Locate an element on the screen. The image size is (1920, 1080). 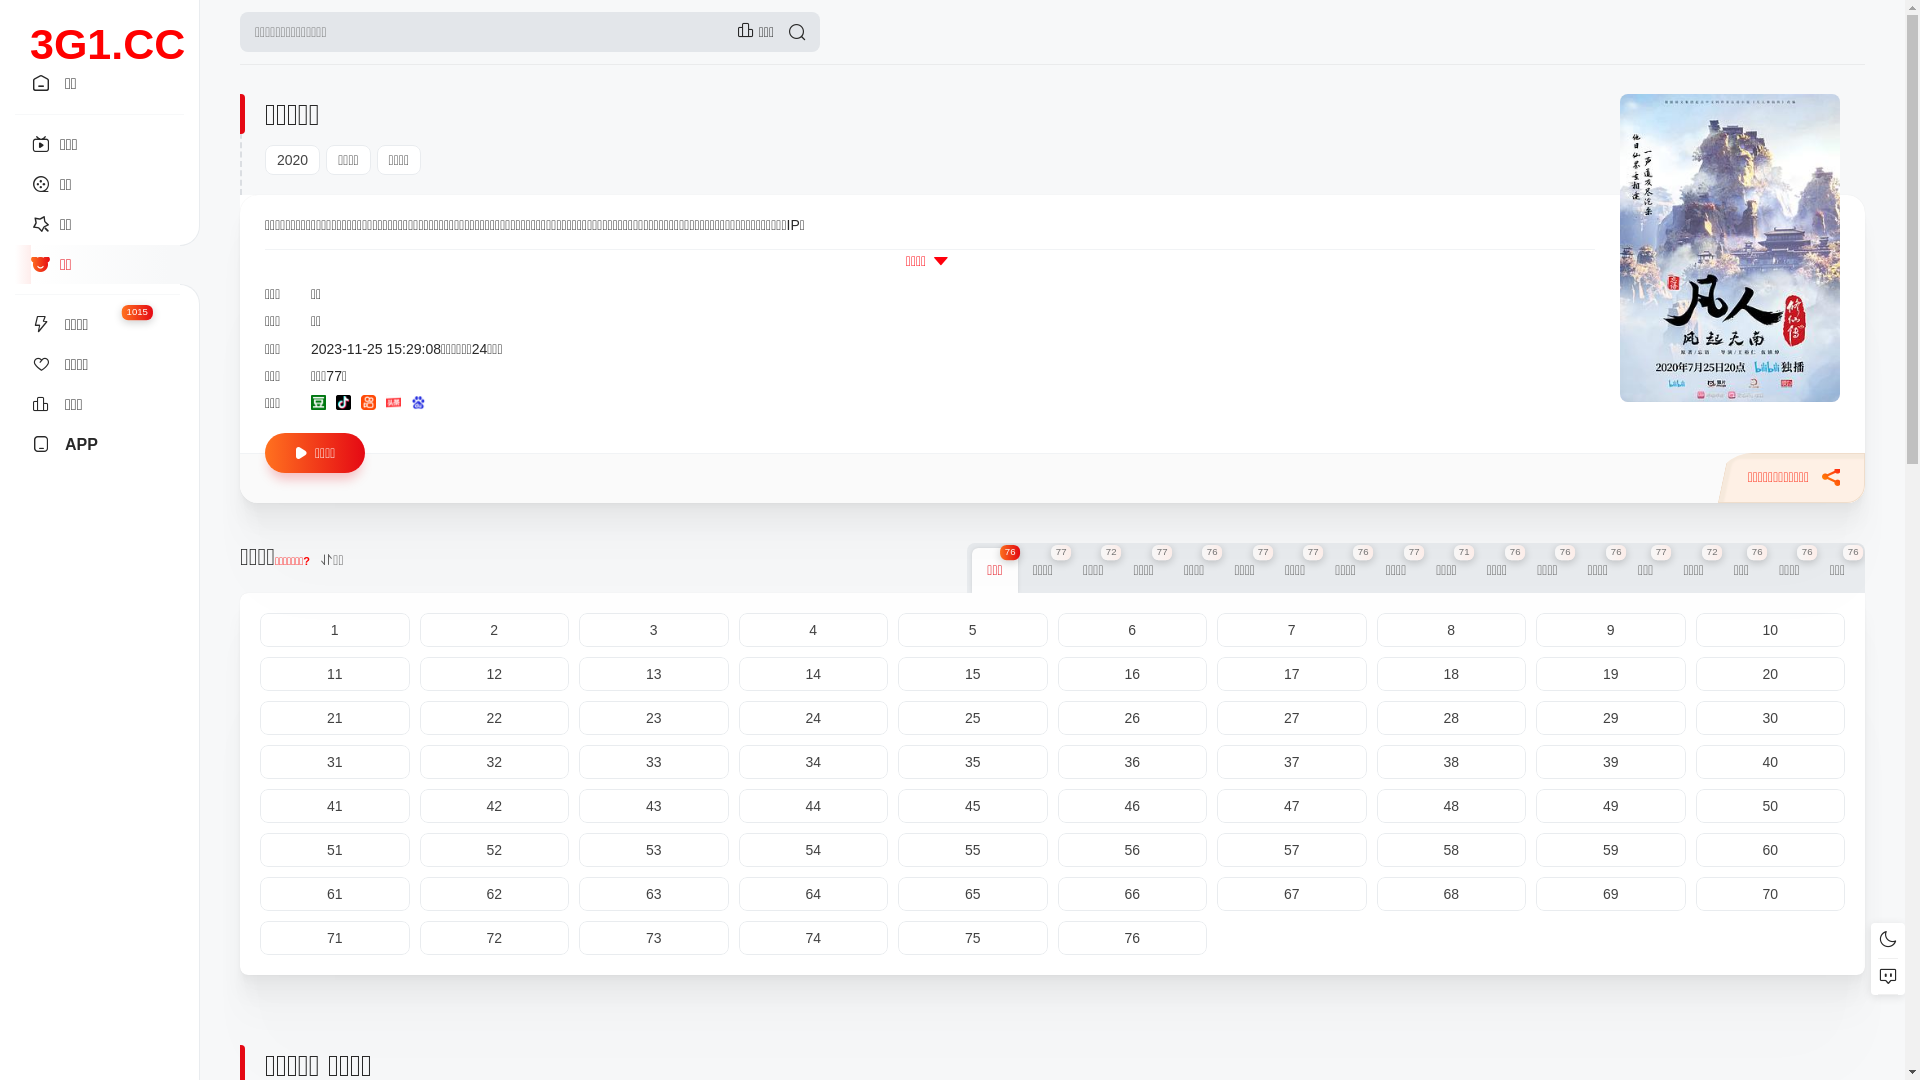
'8' is located at coordinates (1375, 628).